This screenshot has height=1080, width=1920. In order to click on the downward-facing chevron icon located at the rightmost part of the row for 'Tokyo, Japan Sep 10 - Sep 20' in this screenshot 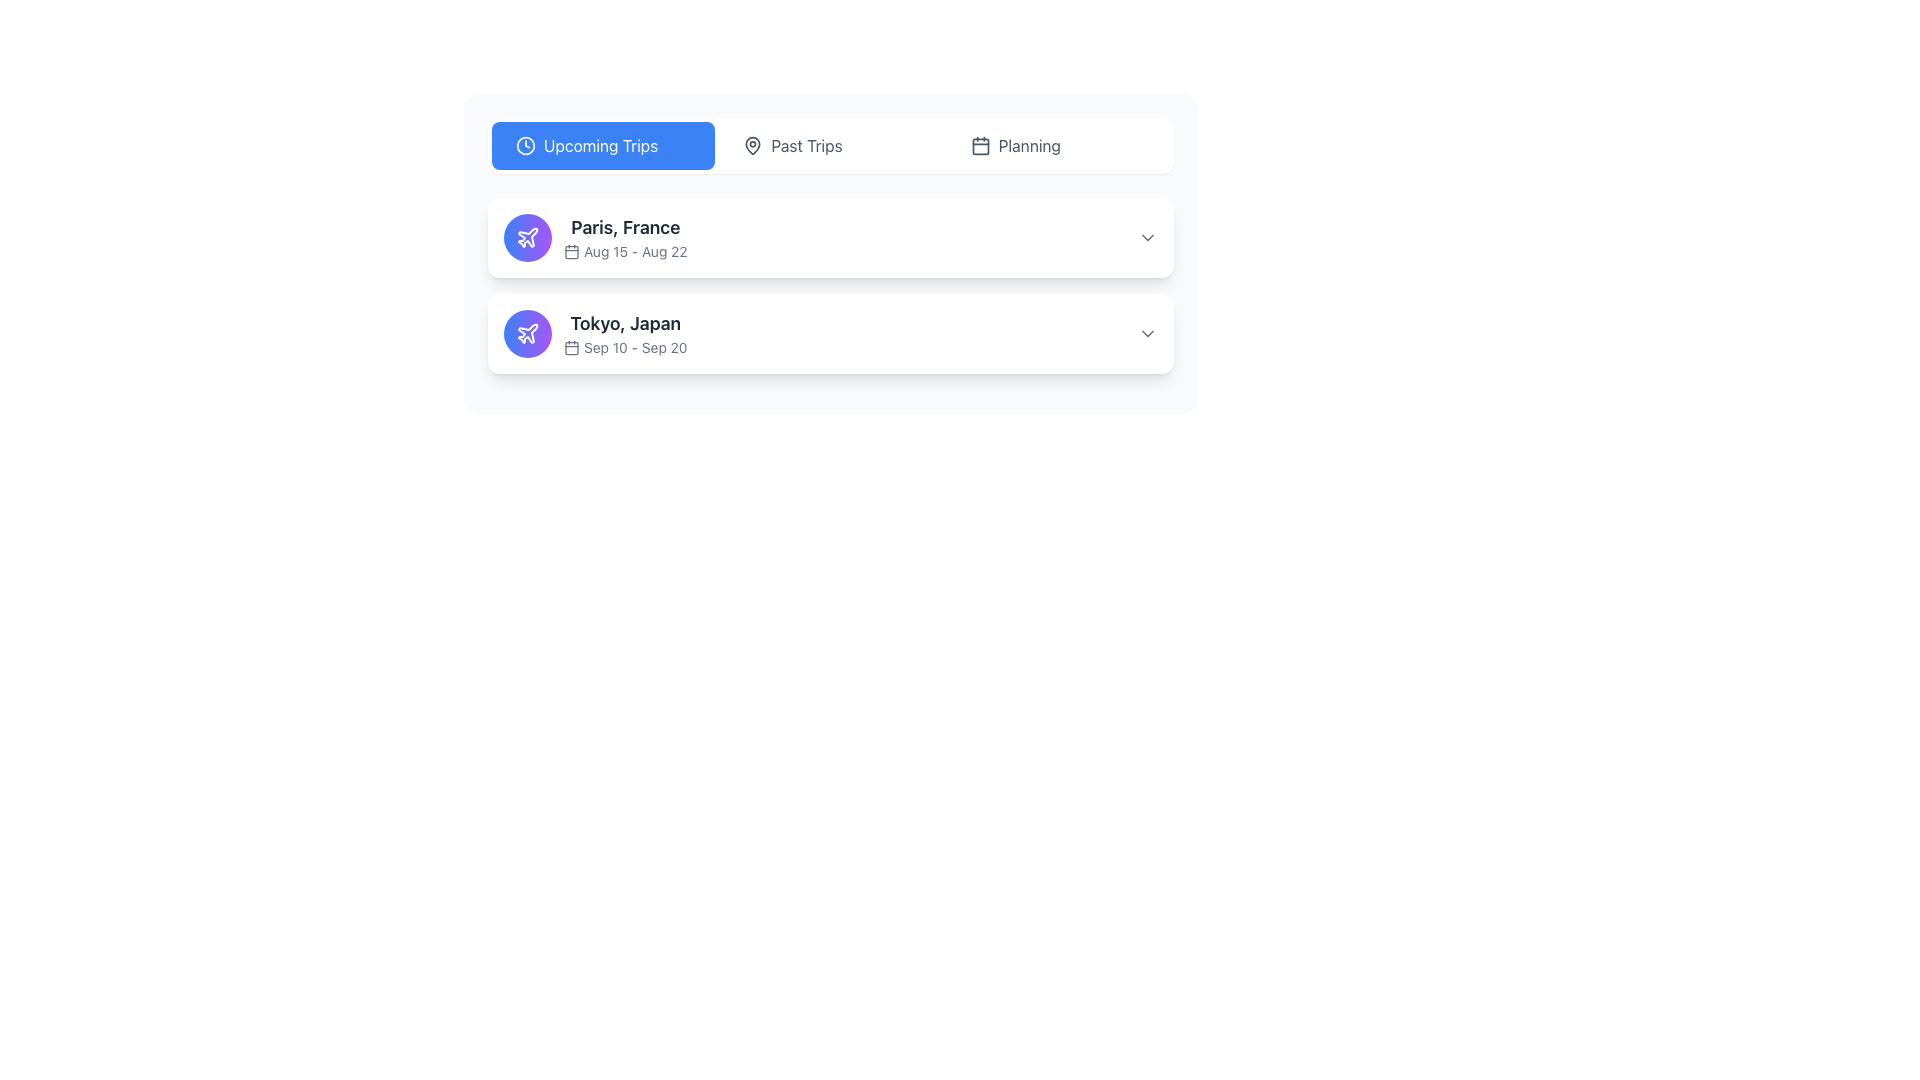, I will do `click(1147, 333)`.